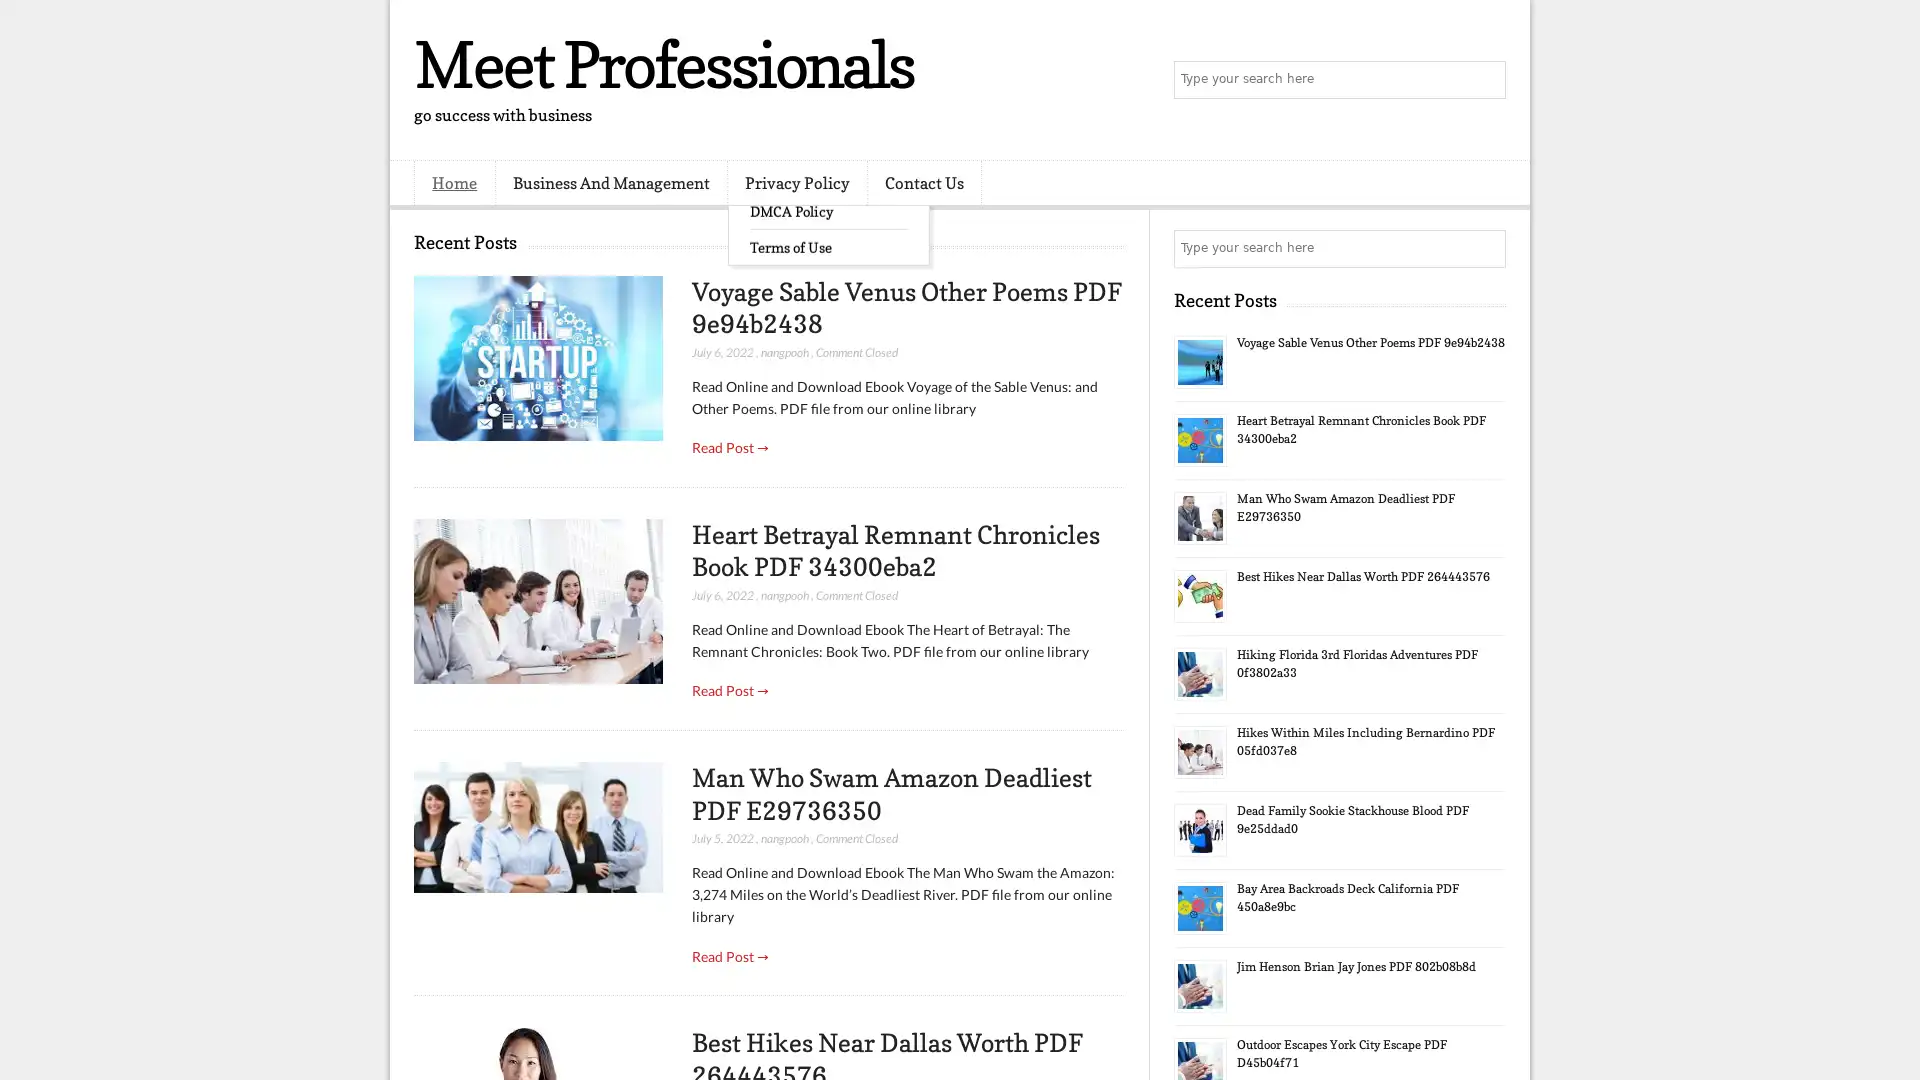  I want to click on Search, so click(1485, 248).